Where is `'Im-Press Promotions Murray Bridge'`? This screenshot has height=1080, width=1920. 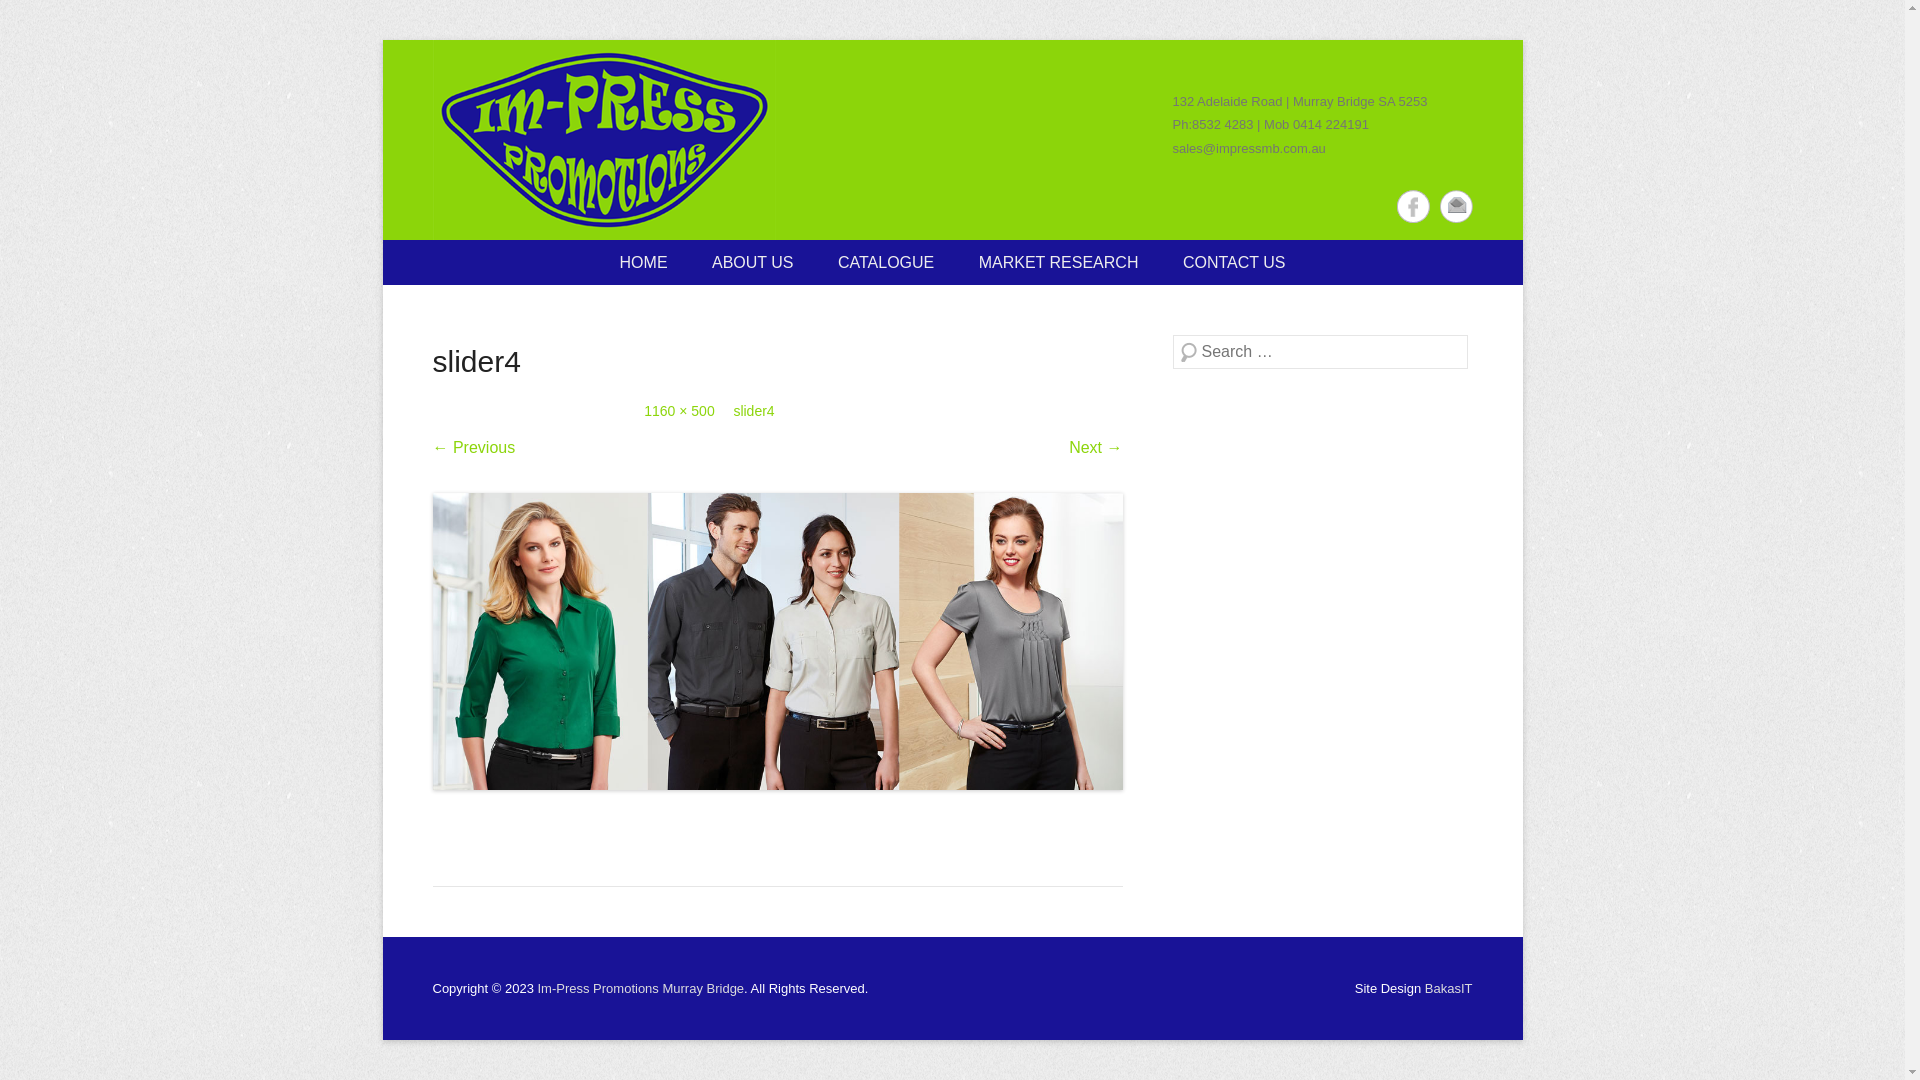
'Im-Press Promotions Murray Bridge' is located at coordinates (602, 138).